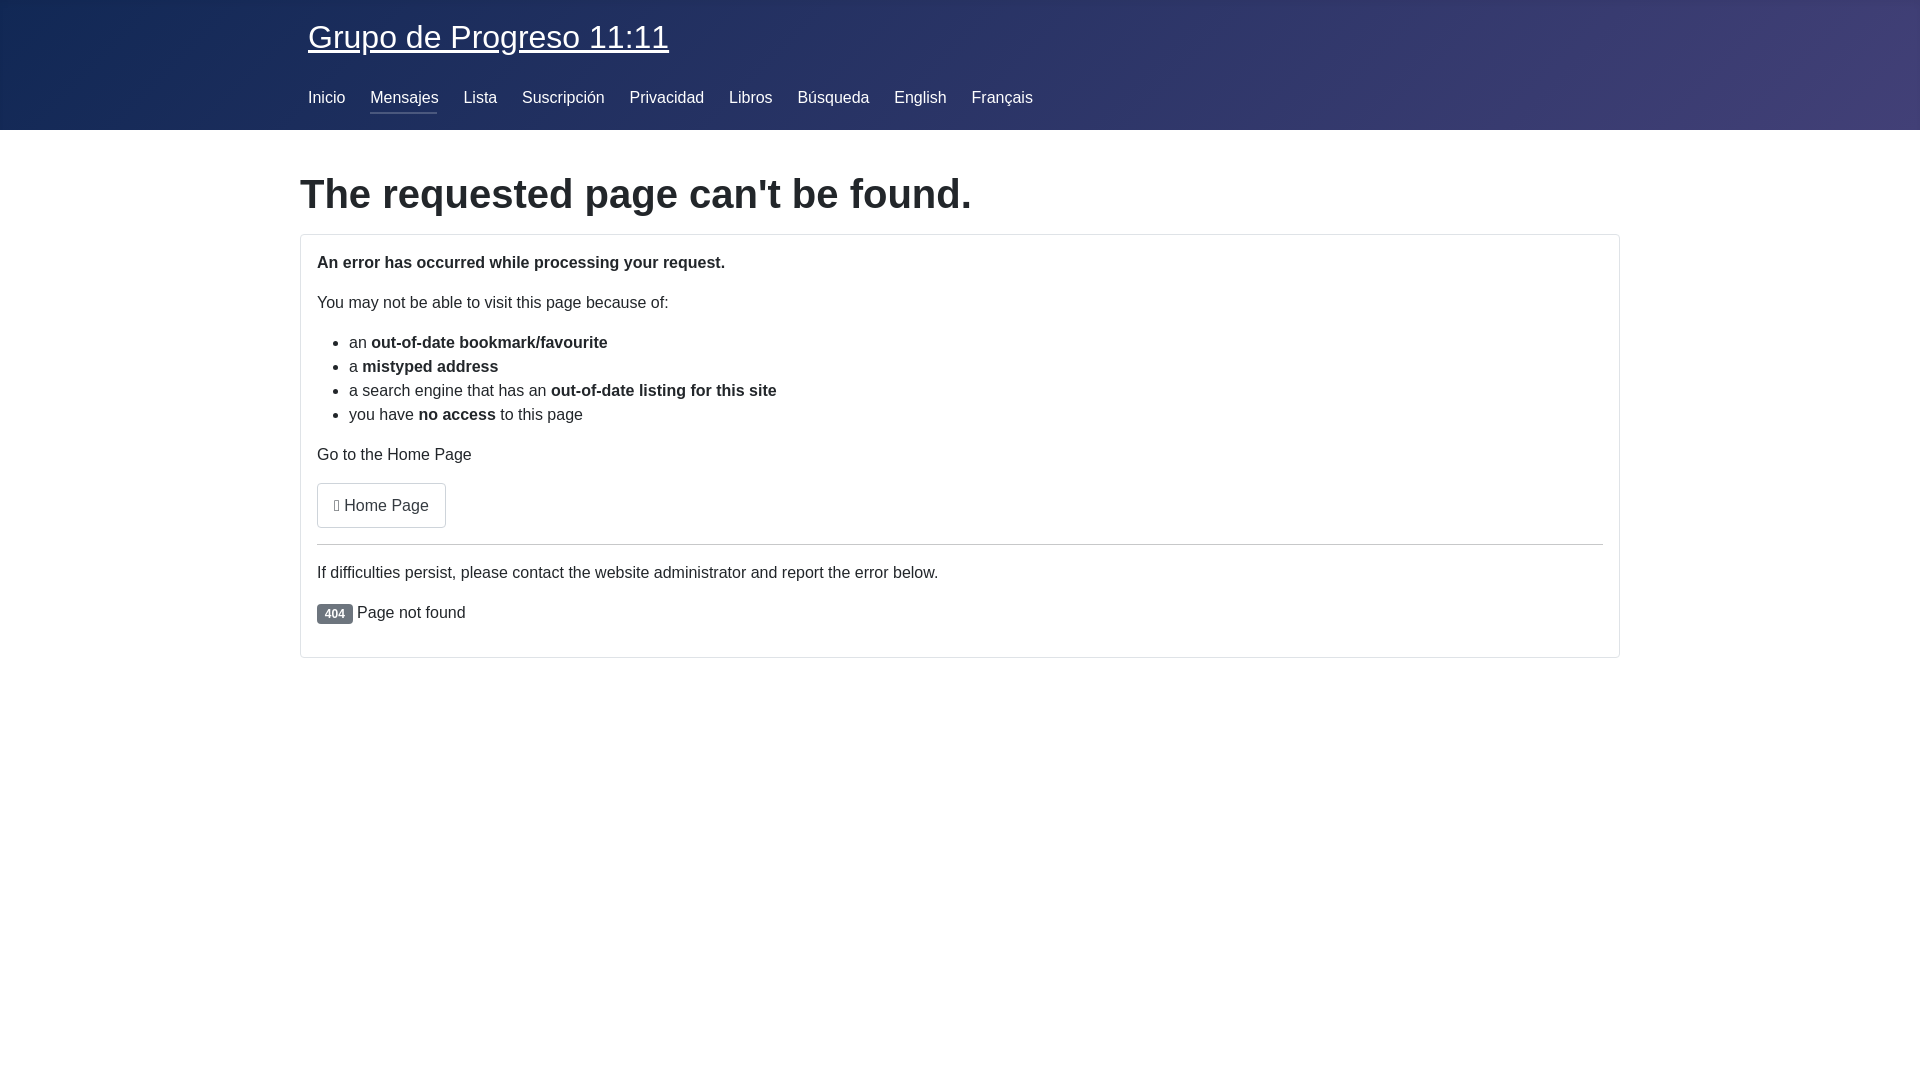 The height and width of the screenshot is (1080, 1920). I want to click on 'Inicio', so click(326, 97).